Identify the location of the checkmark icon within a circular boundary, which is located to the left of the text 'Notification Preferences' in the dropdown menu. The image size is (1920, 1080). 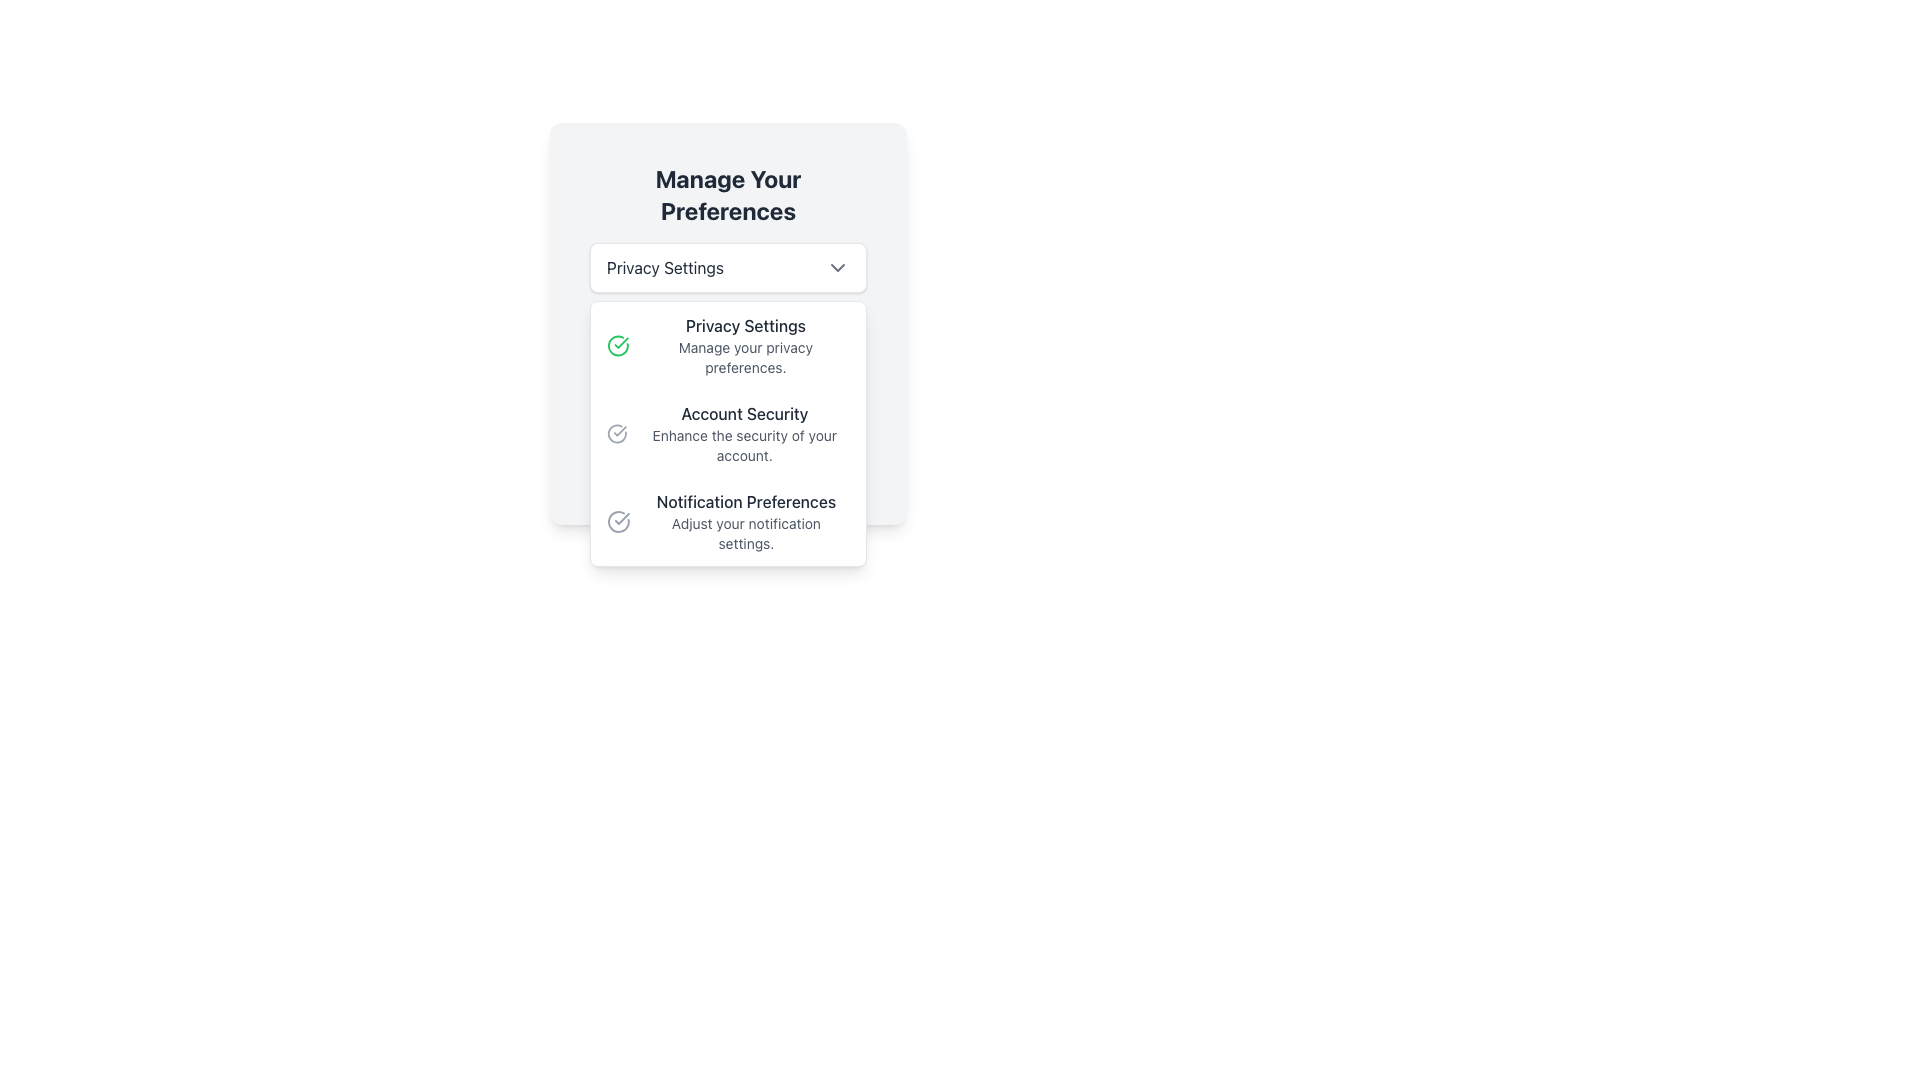
(617, 520).